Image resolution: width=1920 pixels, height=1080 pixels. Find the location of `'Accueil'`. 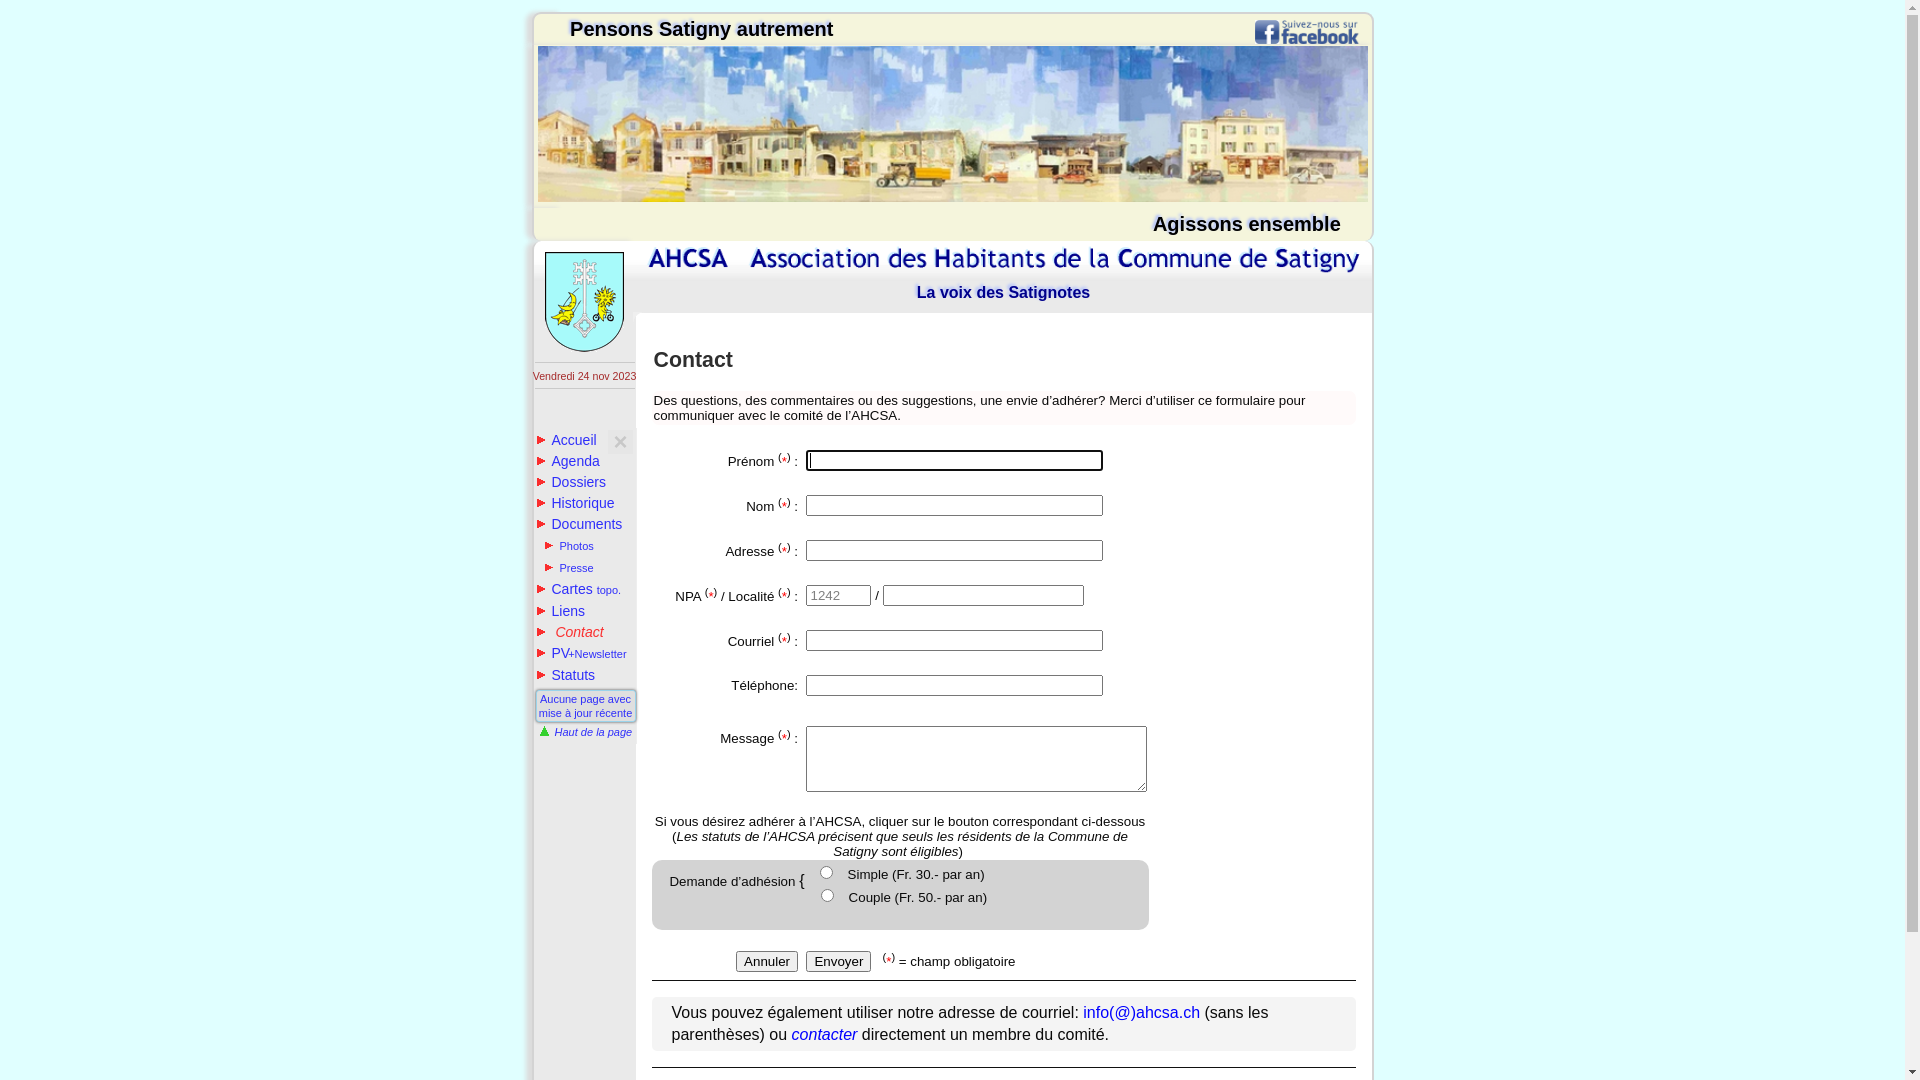

'Accueil' is located at coordinates (565, 438).